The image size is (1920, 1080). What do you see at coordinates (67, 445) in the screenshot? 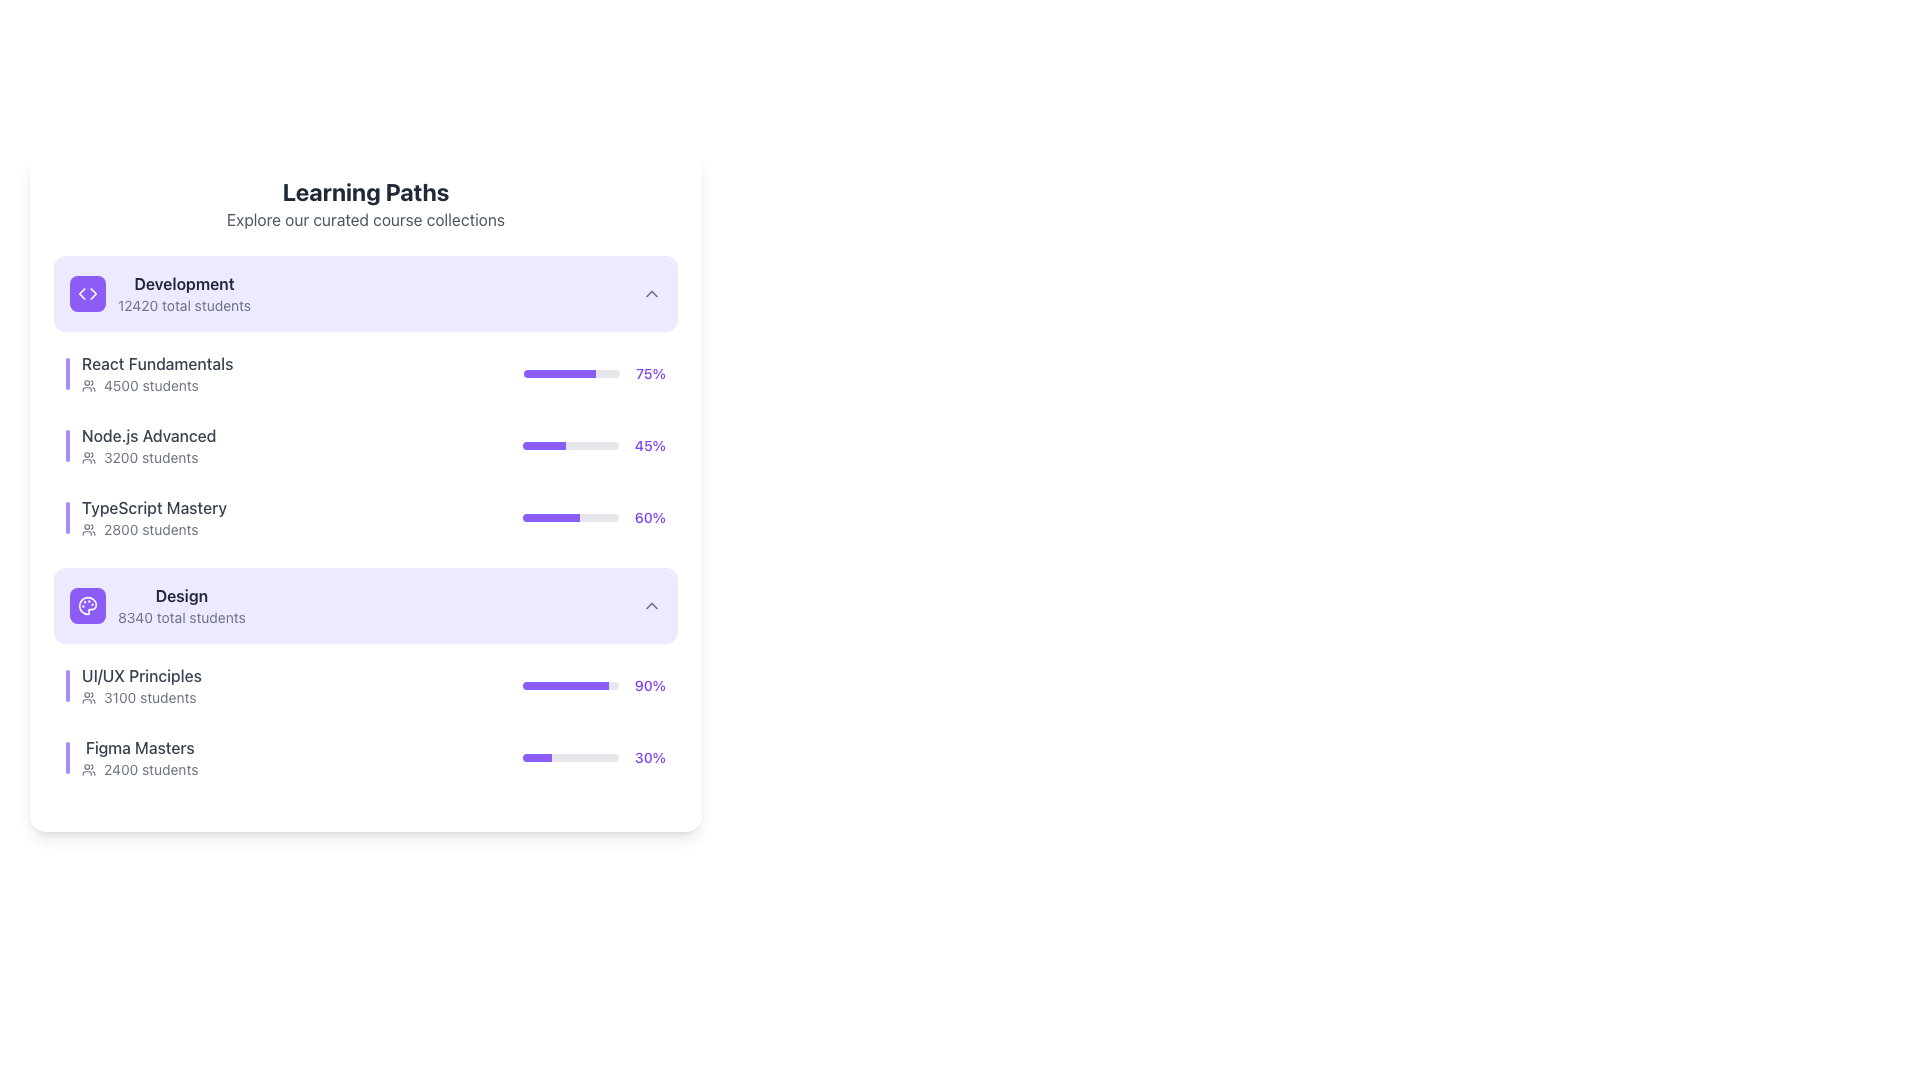
I see `the vertical purple decorative separator to the left of the 'Node.js Advanced' text within the course list under the 'Development' section` at bounding box center [67, 445].